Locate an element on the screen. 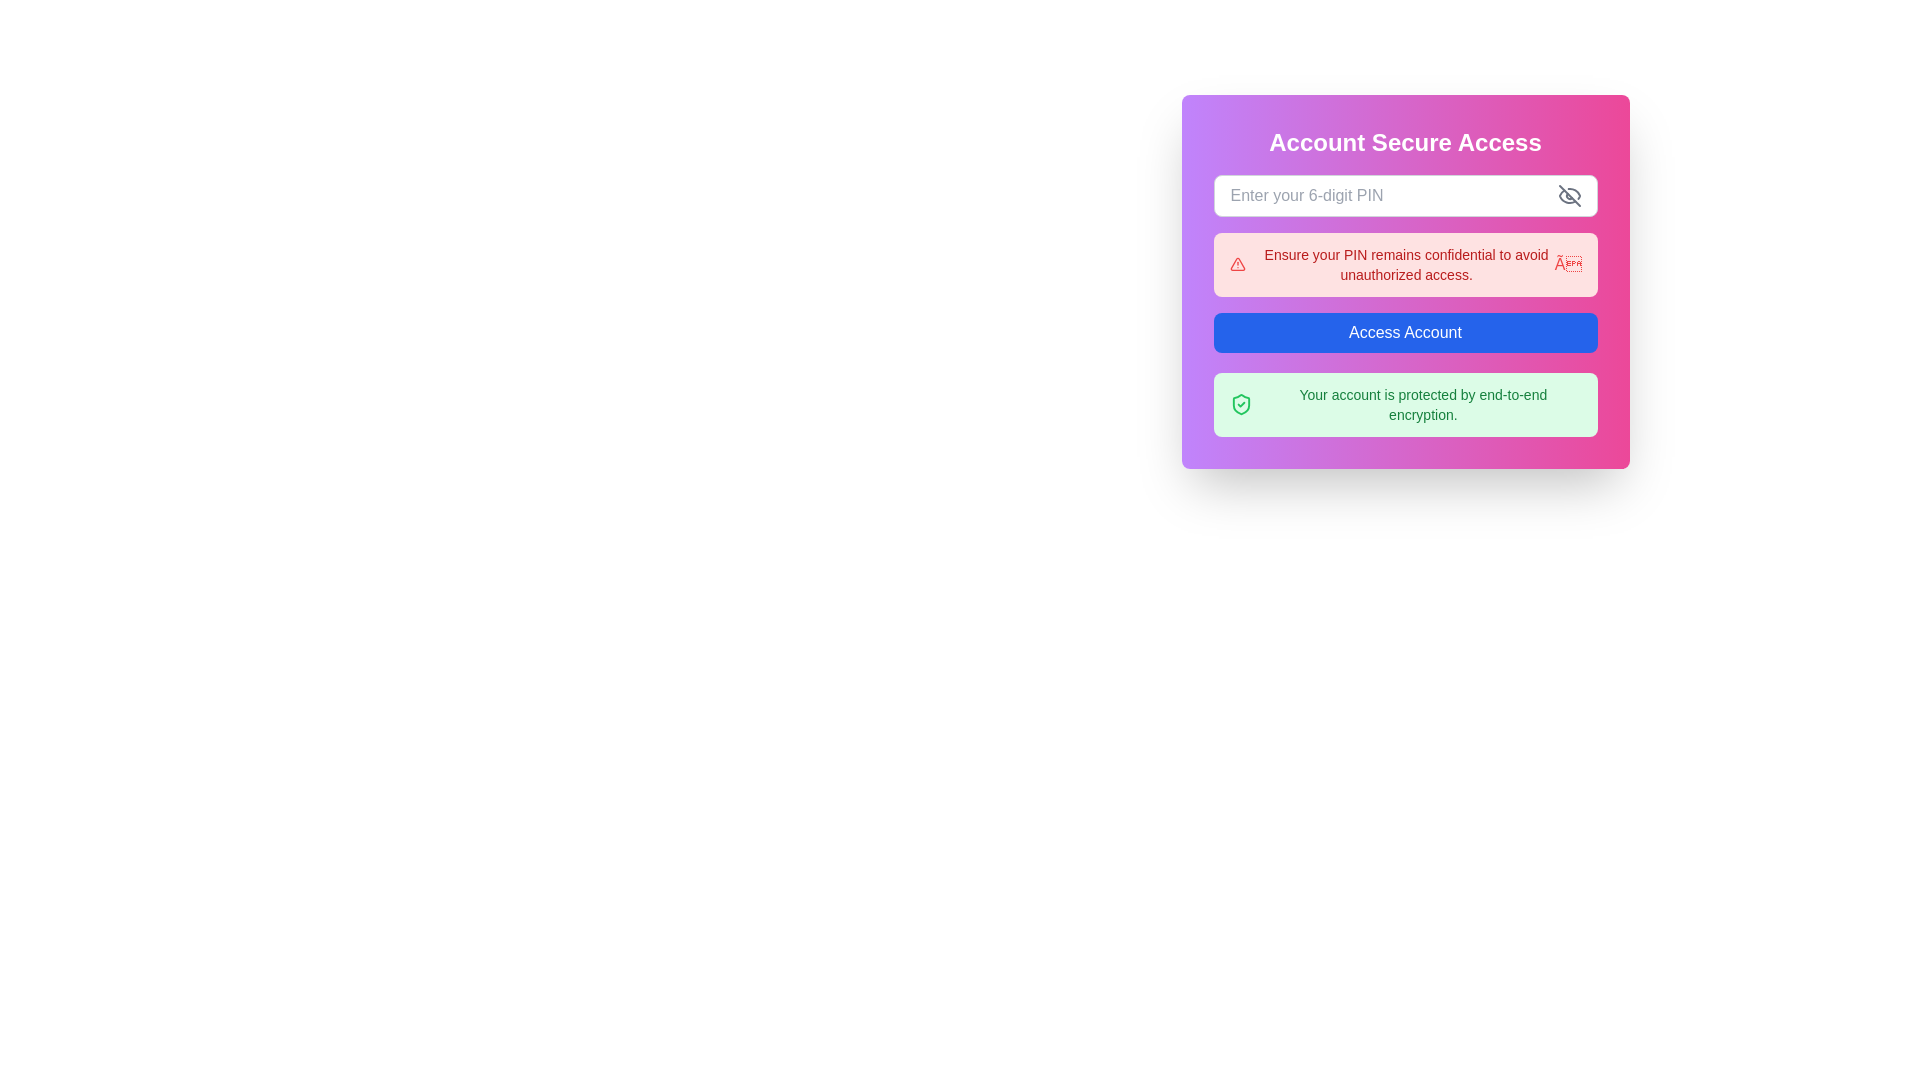 The height and width of the screenshot is (1080, 1920). the alert icon located in the pink notification box, positioned to the left of the warning text message about PIN confidentiality is located at coordinates (1237, 264).